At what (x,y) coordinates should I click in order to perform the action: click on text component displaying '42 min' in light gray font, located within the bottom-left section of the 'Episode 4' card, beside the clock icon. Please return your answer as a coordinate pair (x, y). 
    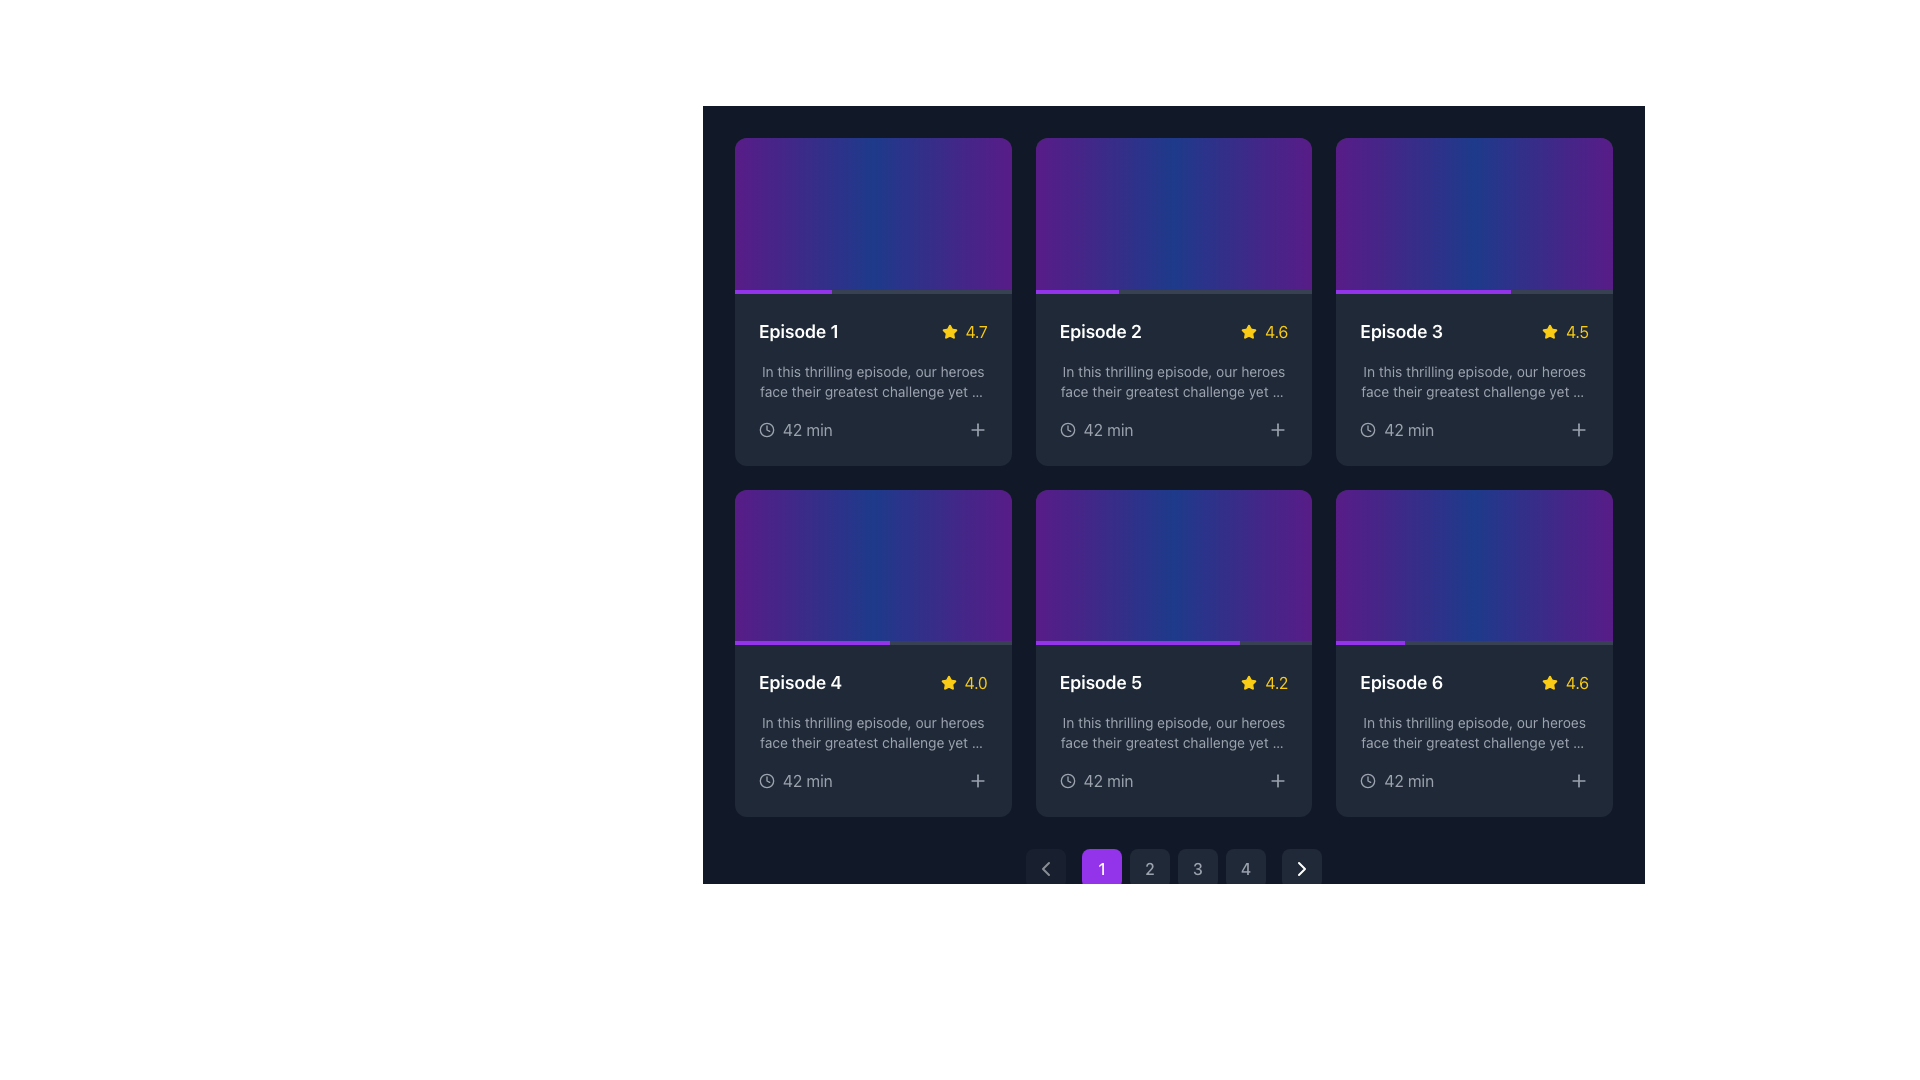
    Looking at the image, I should click on (807, 780).